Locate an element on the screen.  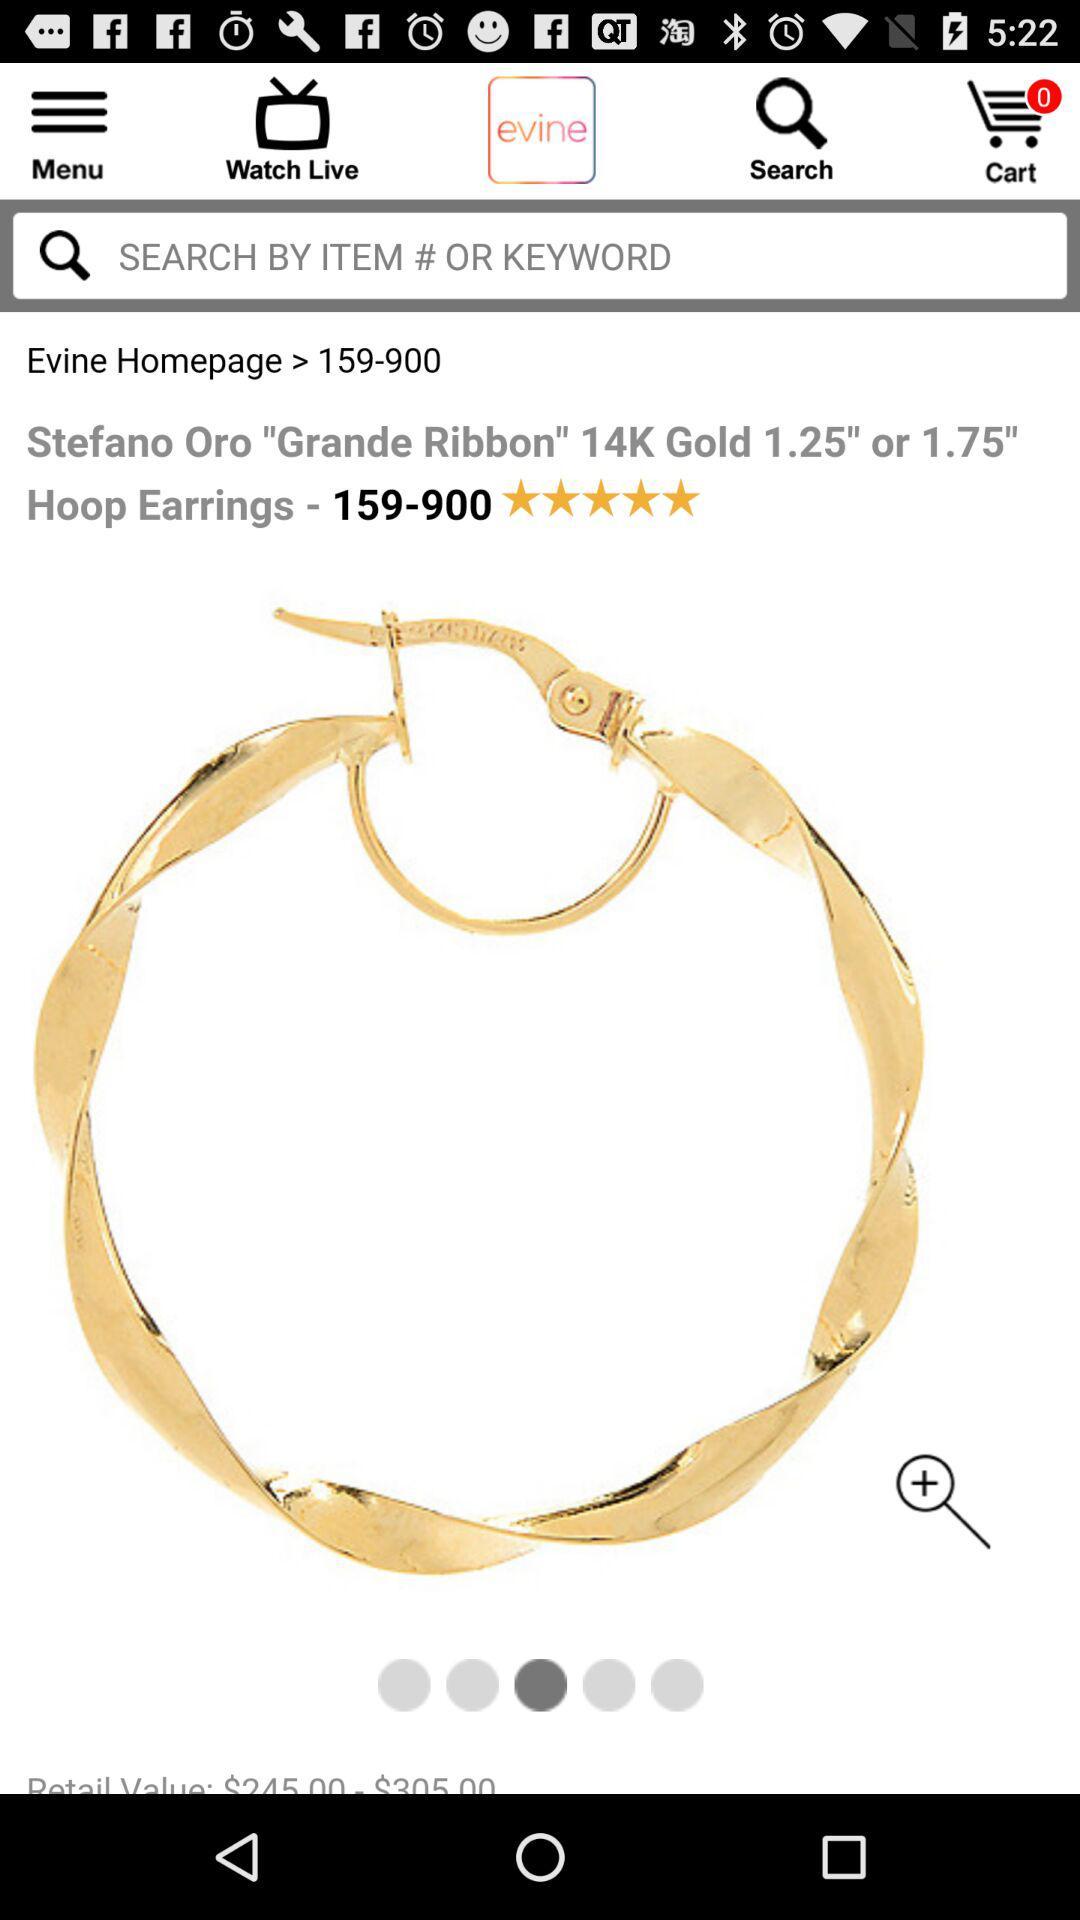
evine is located at coordinates (541, 130).